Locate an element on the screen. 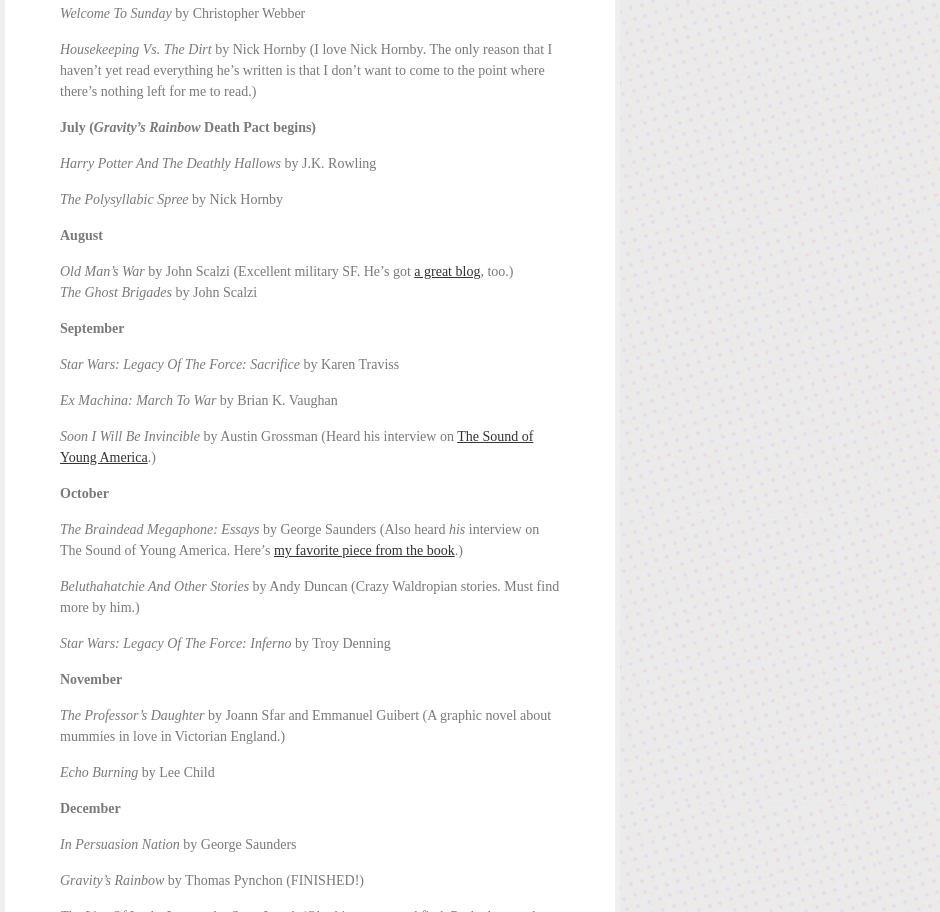 The image size is (940, 912). 'by Austin Grossman  (Heard his interview on' is located at coordinates (327, 435).